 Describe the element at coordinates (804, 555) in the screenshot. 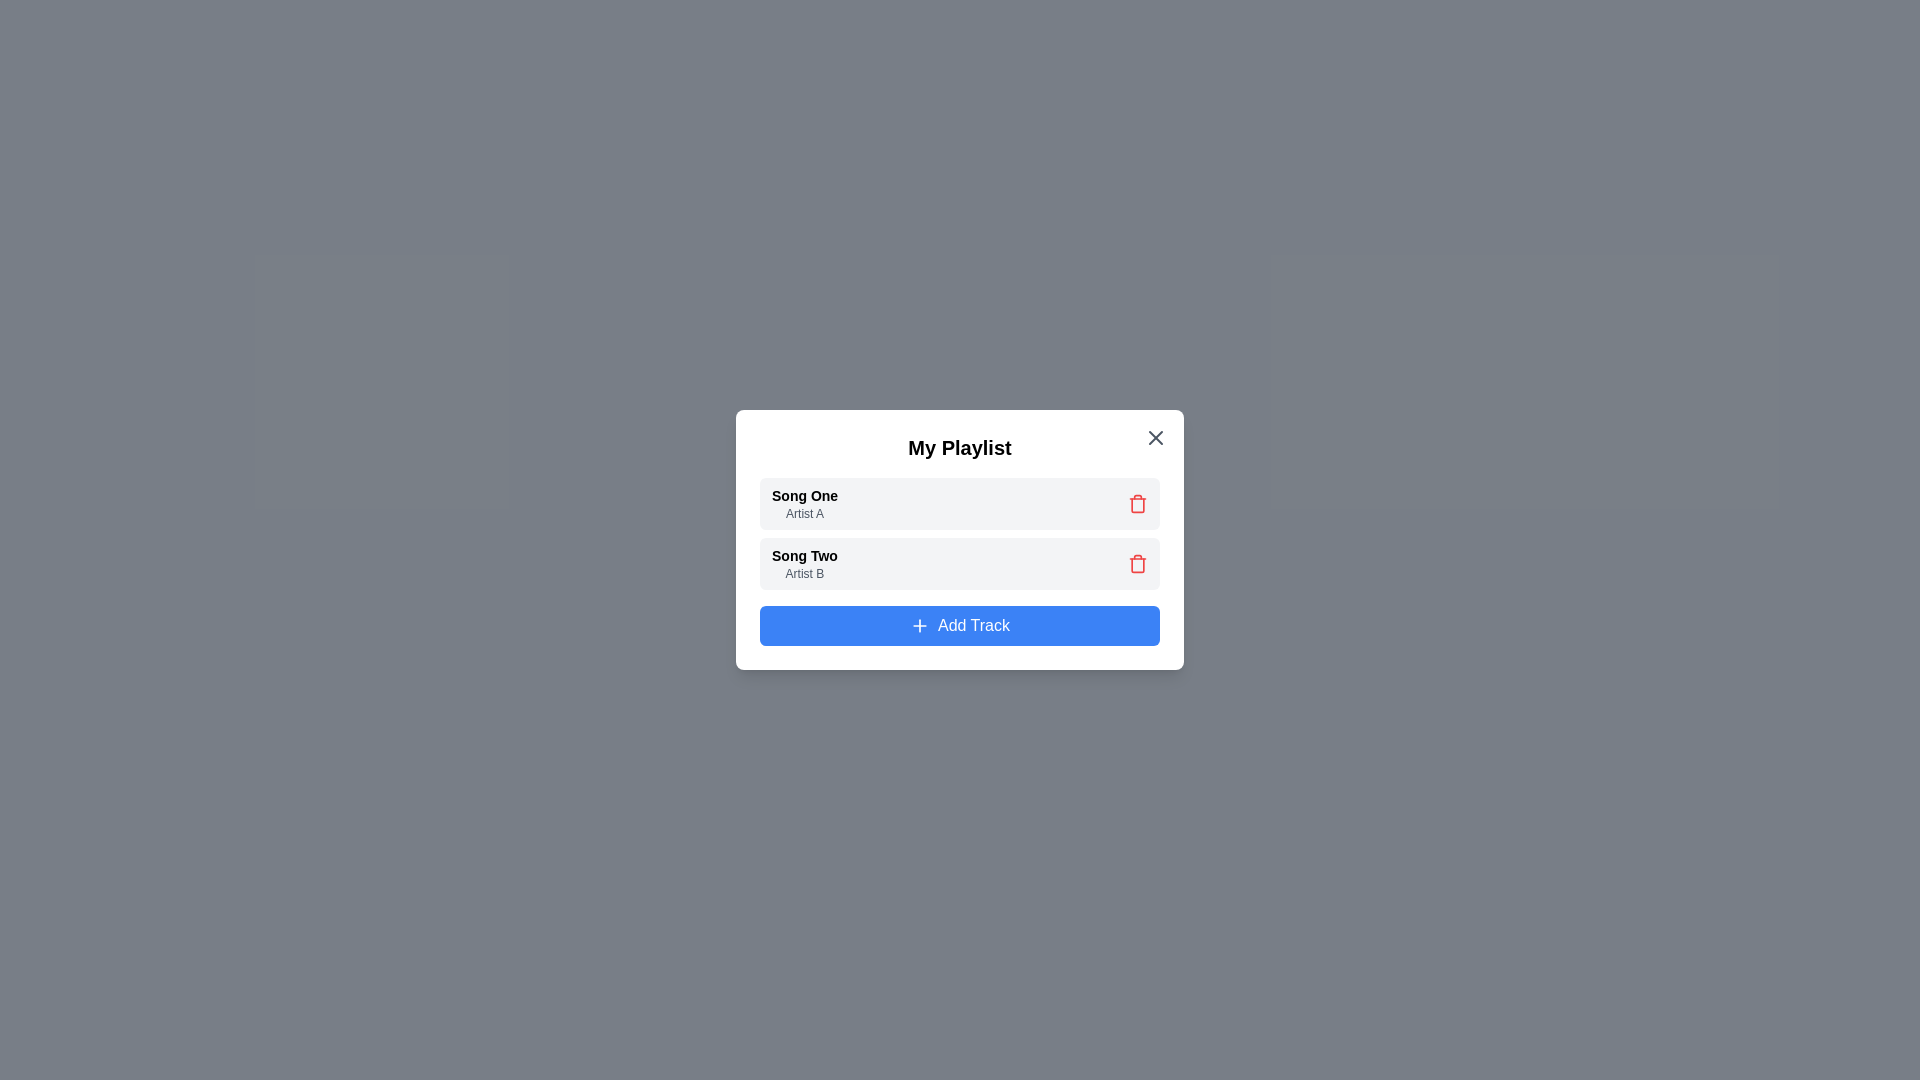

I see `the text label displaying 'Song Two', which is styled in a smaller bold font and positioned above 'Artist B' in the playlist section` at that location.